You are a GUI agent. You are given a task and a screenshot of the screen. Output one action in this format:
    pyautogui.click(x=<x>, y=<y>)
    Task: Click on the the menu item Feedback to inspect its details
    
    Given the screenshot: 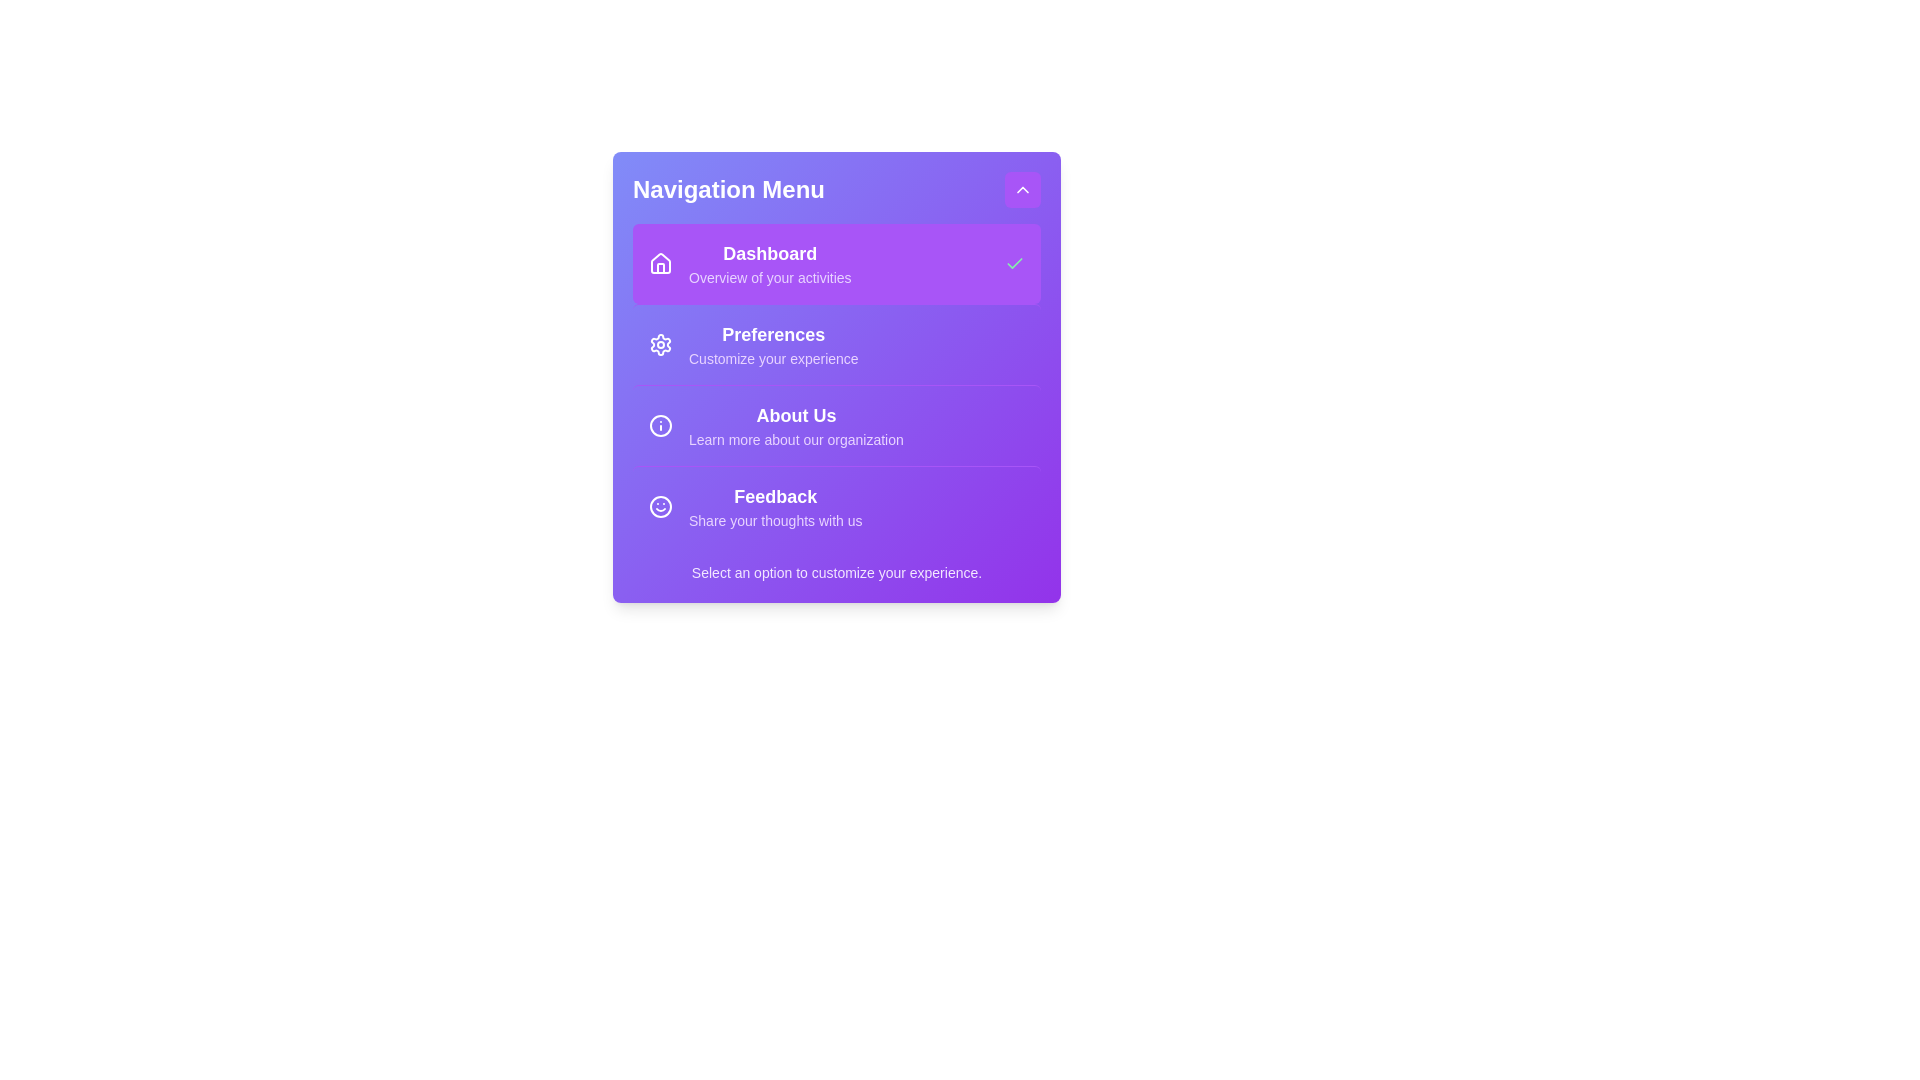 What is the action you would take?
    pyautogui.click(x=836, y=505)
    